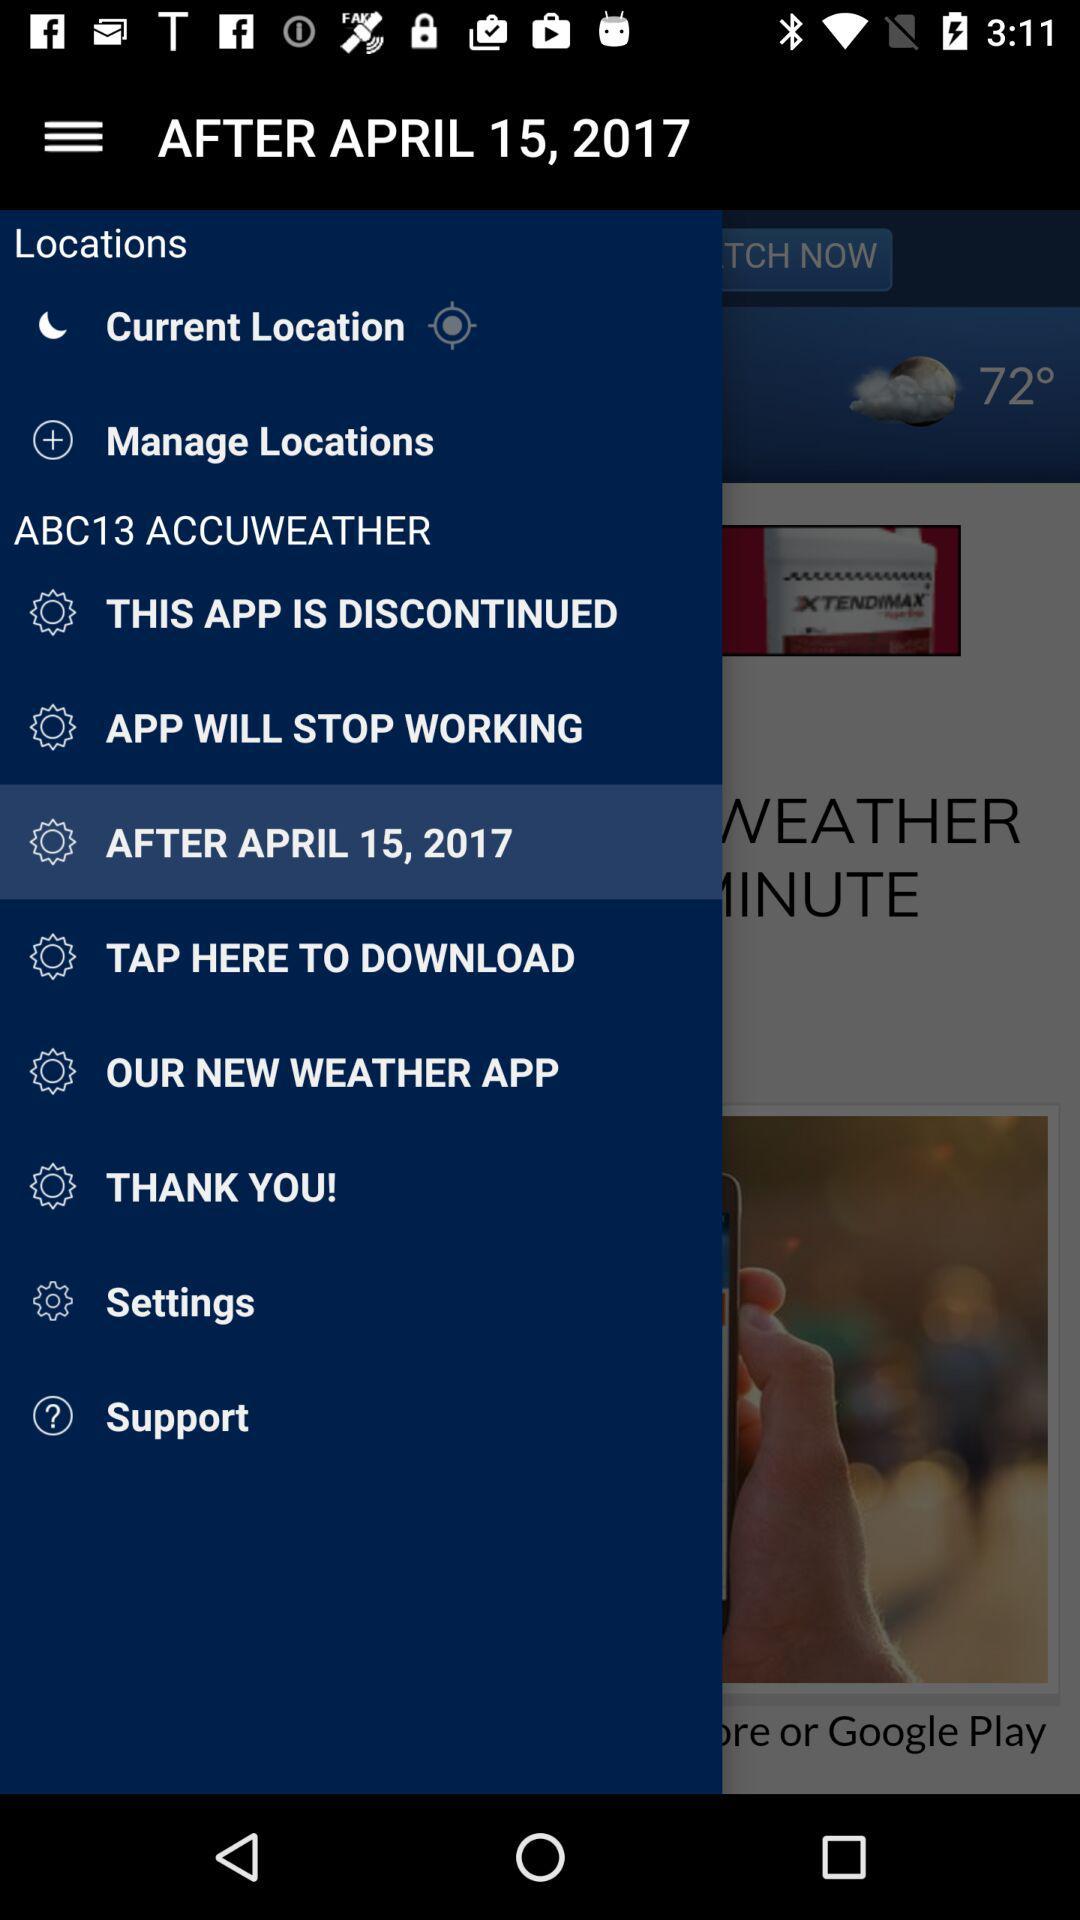 The width and height of the screenshot is (1080, 1920). I want to click on the icon to the left of after april 15 app, so click(72, 135).